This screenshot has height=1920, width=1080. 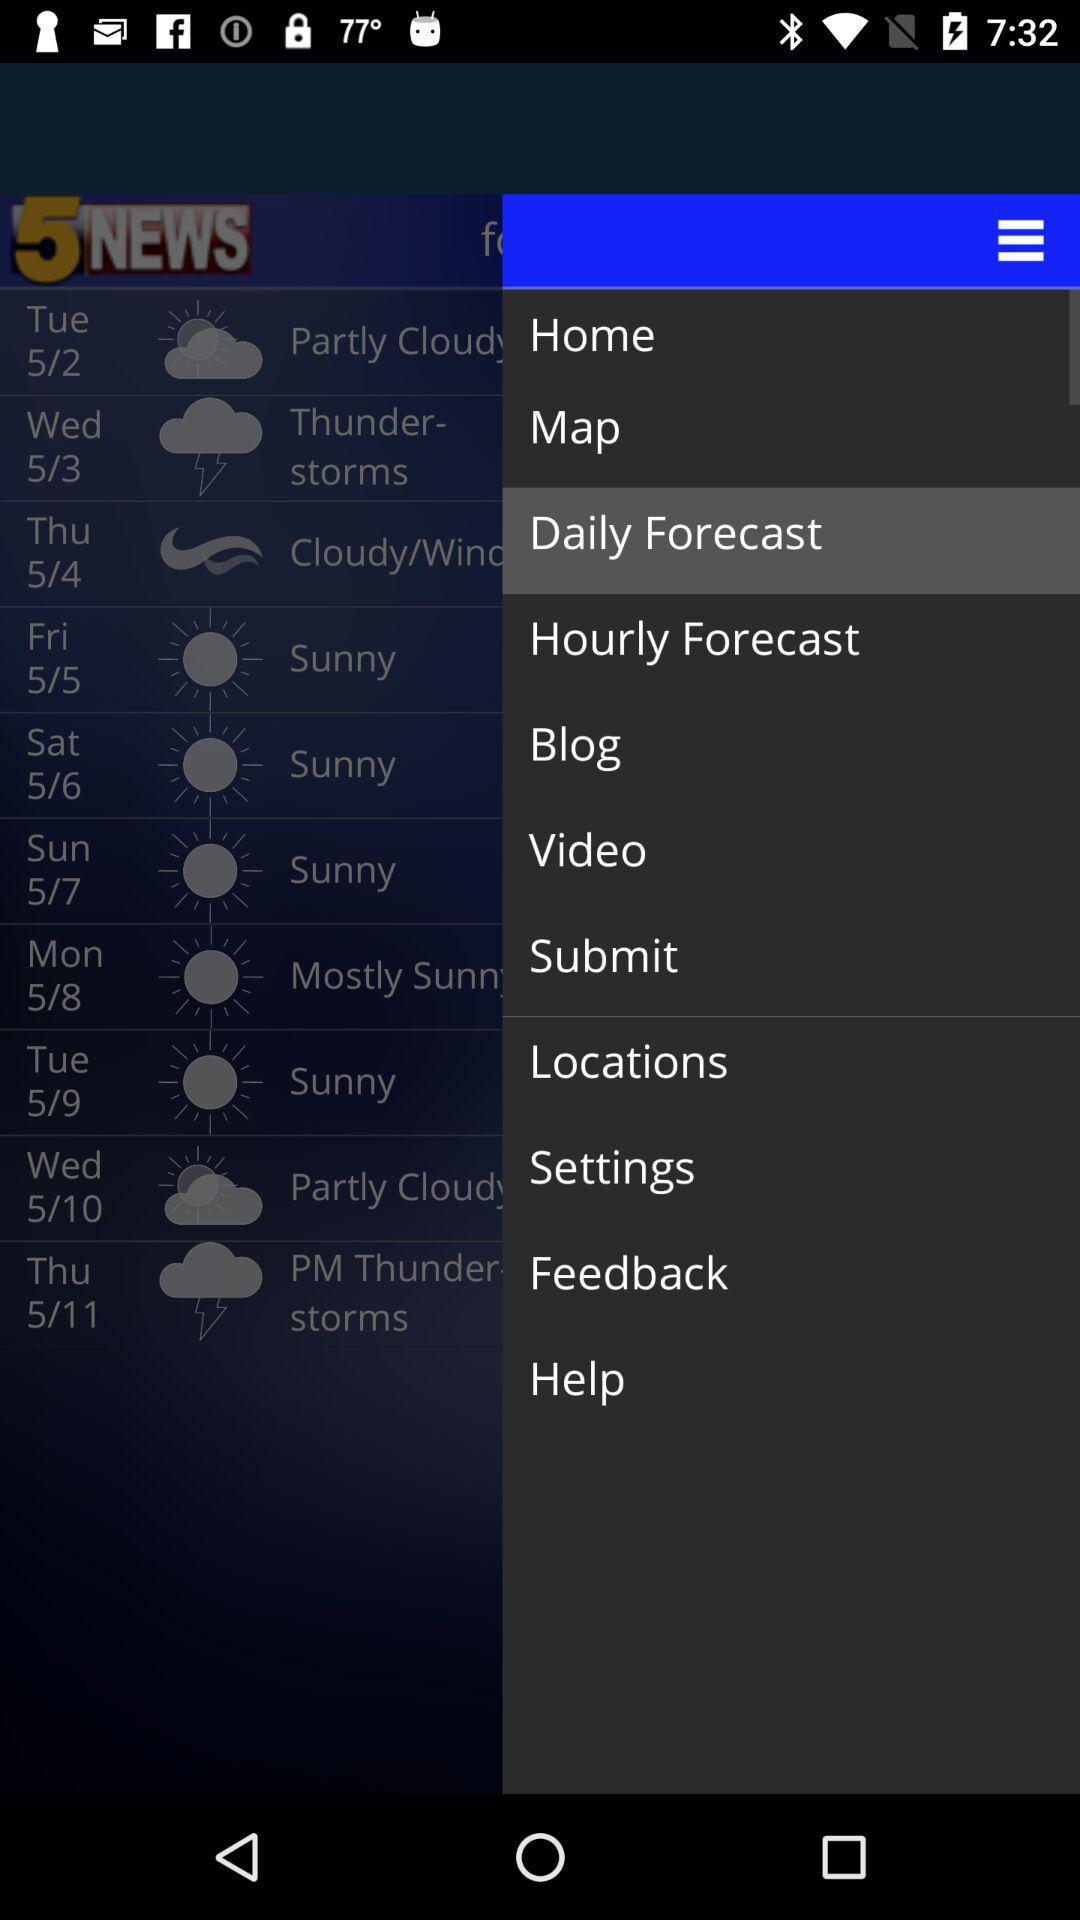 I want to click on the sun icon which is beside mon 58, so click(x=210, y=975).